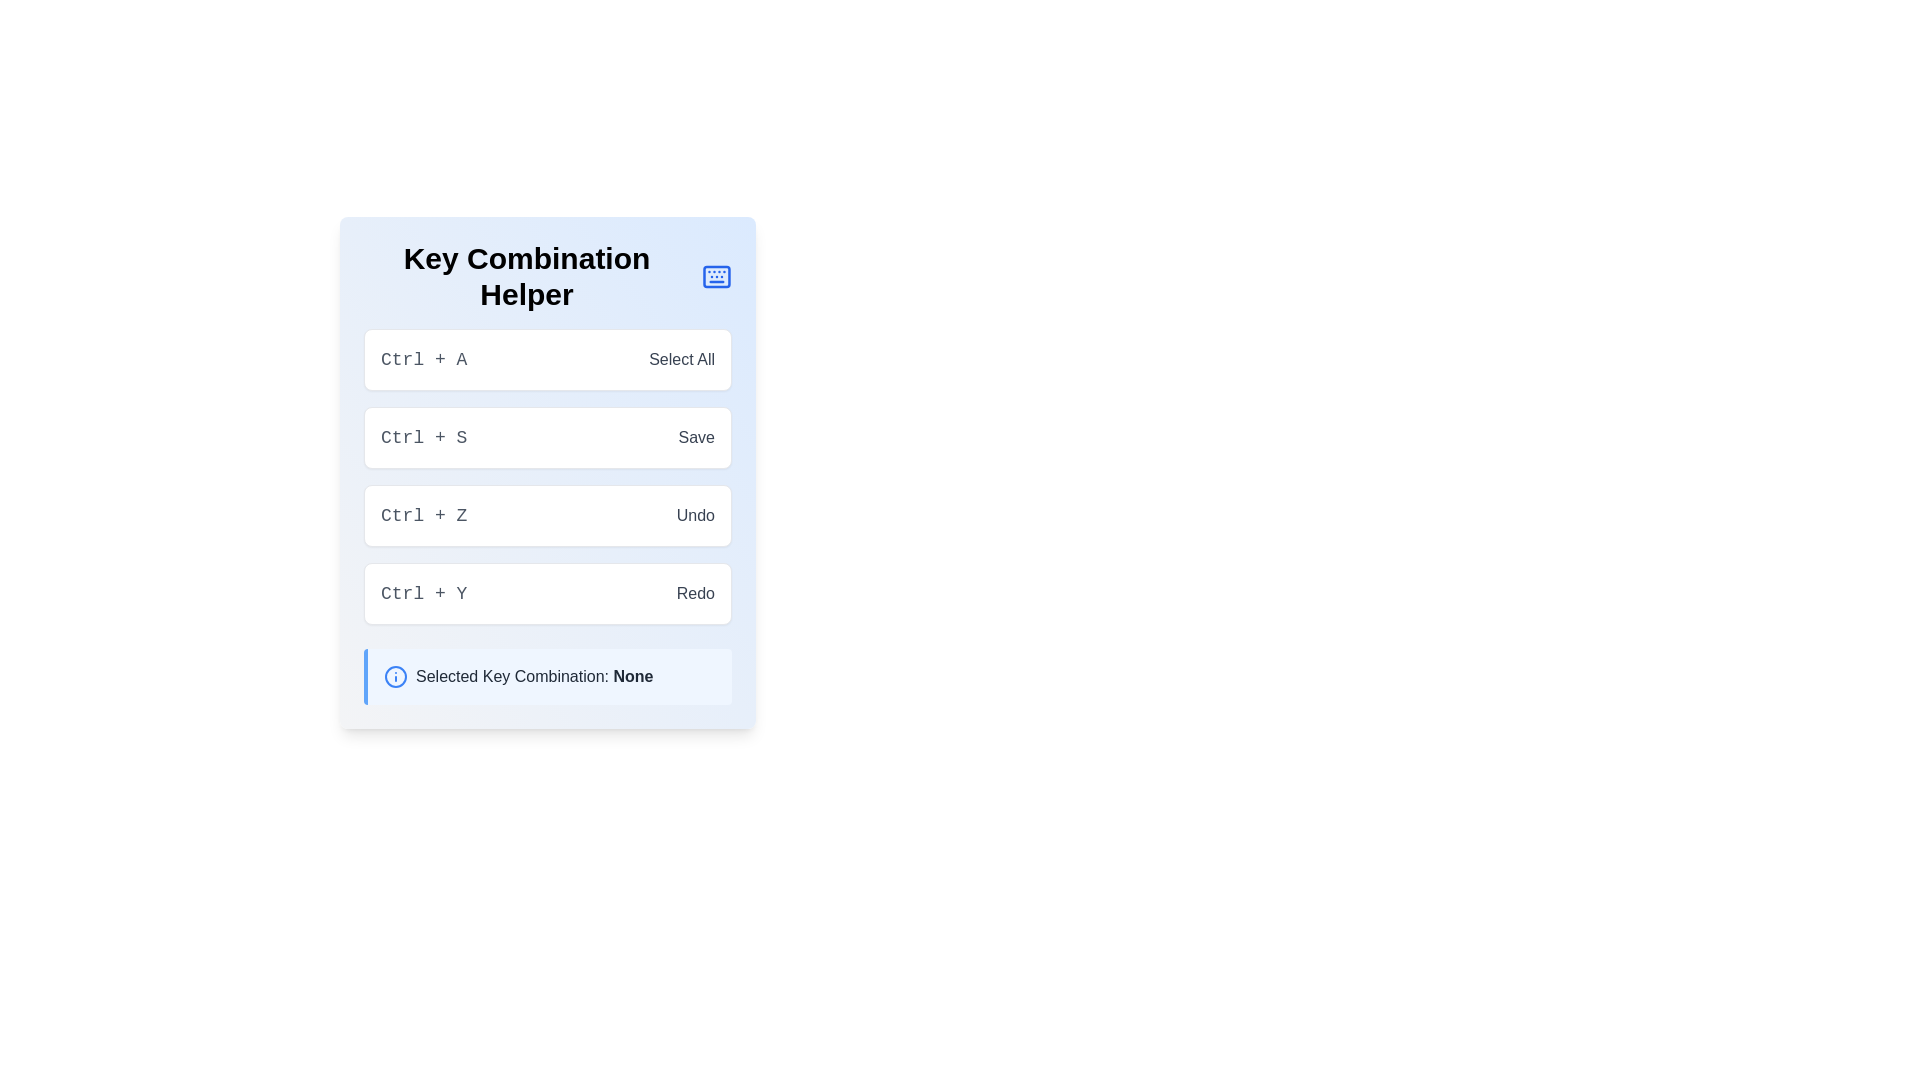 Image resolution: width=1920 pixels, height=1080 pixels. Describe the element at coordinates (547, 477) in the screenshot. I see `the second item in the List of interactive items titled 'Key Combination Helper', which describes the command 'Ctrl + S Save'` at that location.